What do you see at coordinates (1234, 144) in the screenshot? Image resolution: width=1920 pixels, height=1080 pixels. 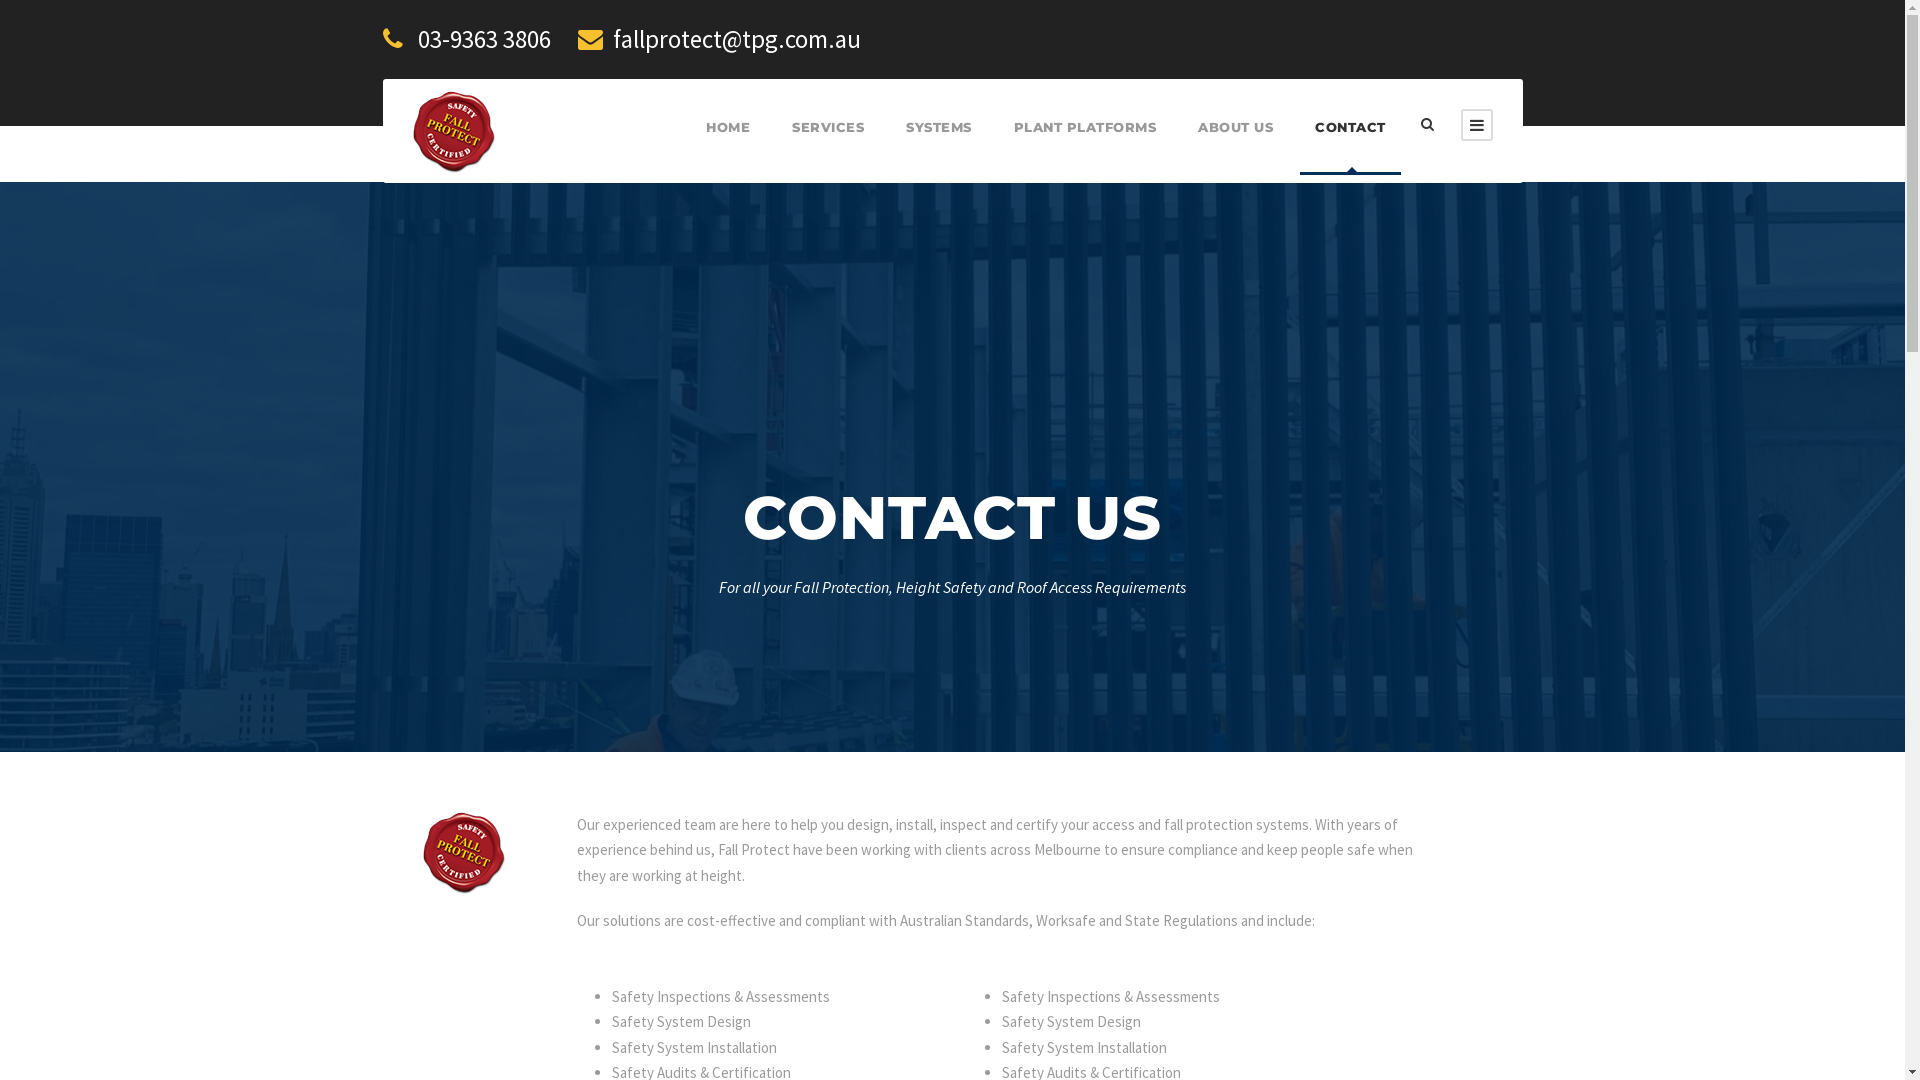 I see `'ABOUT US'` at bounding box center [1234, 144].